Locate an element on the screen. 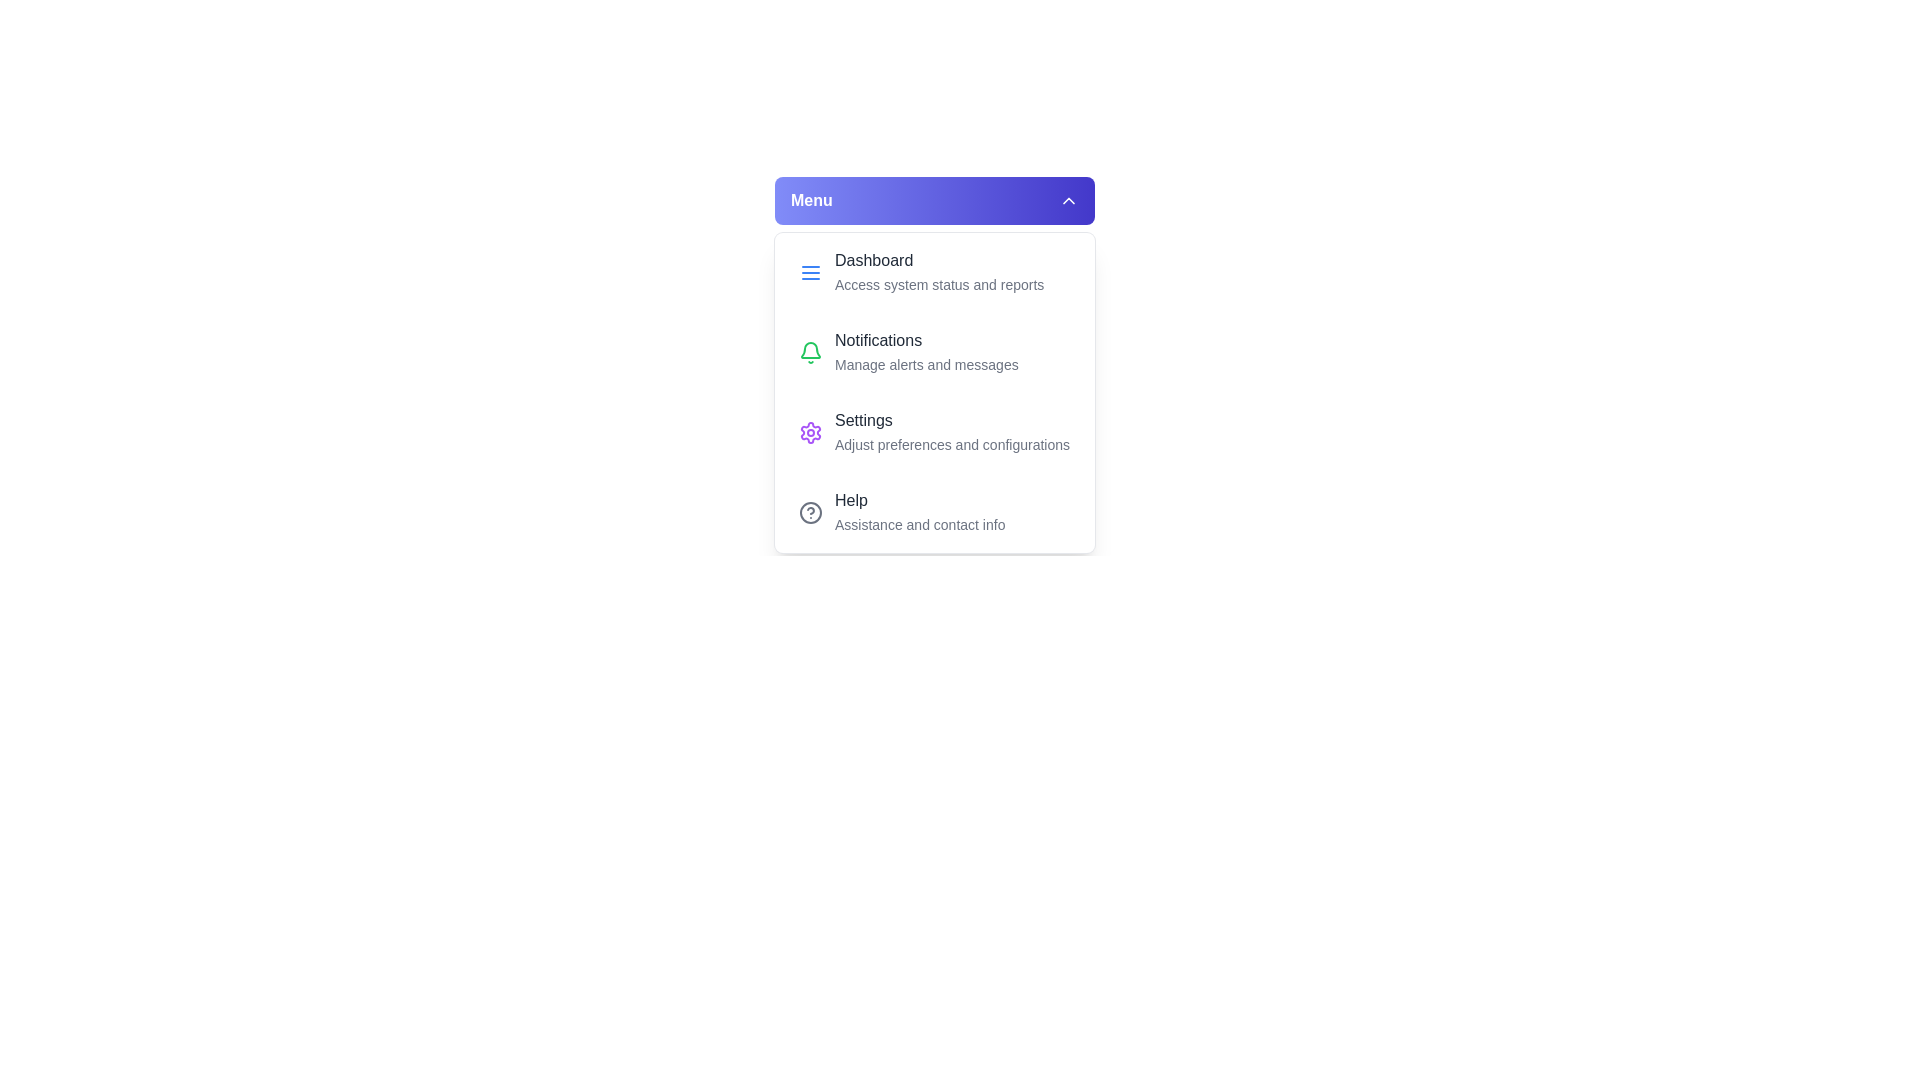  the green bell icon located to the left of the 'Notifications' label in the menu panel is located at coordinates (811, 352).